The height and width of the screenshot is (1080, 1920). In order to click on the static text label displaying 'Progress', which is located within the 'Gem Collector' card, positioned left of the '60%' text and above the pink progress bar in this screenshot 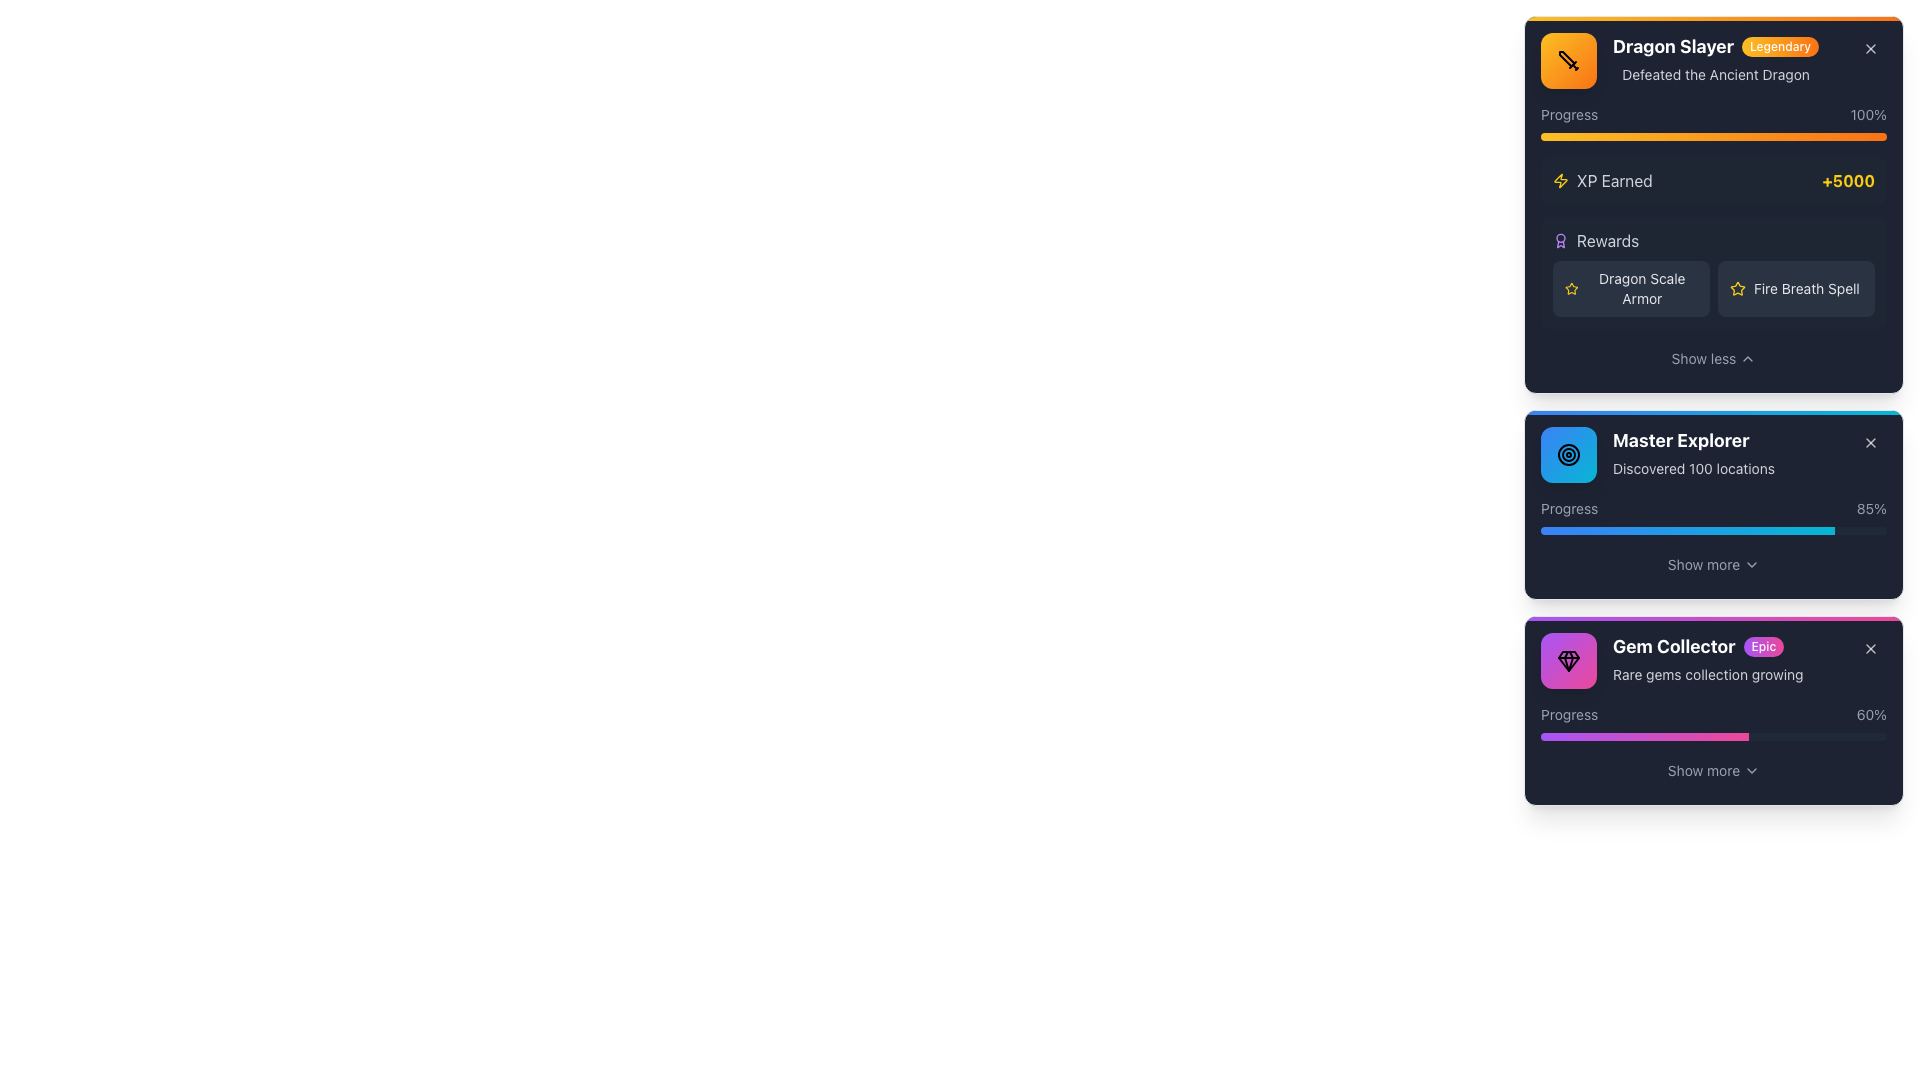, I will do `click(1568, 713)`.